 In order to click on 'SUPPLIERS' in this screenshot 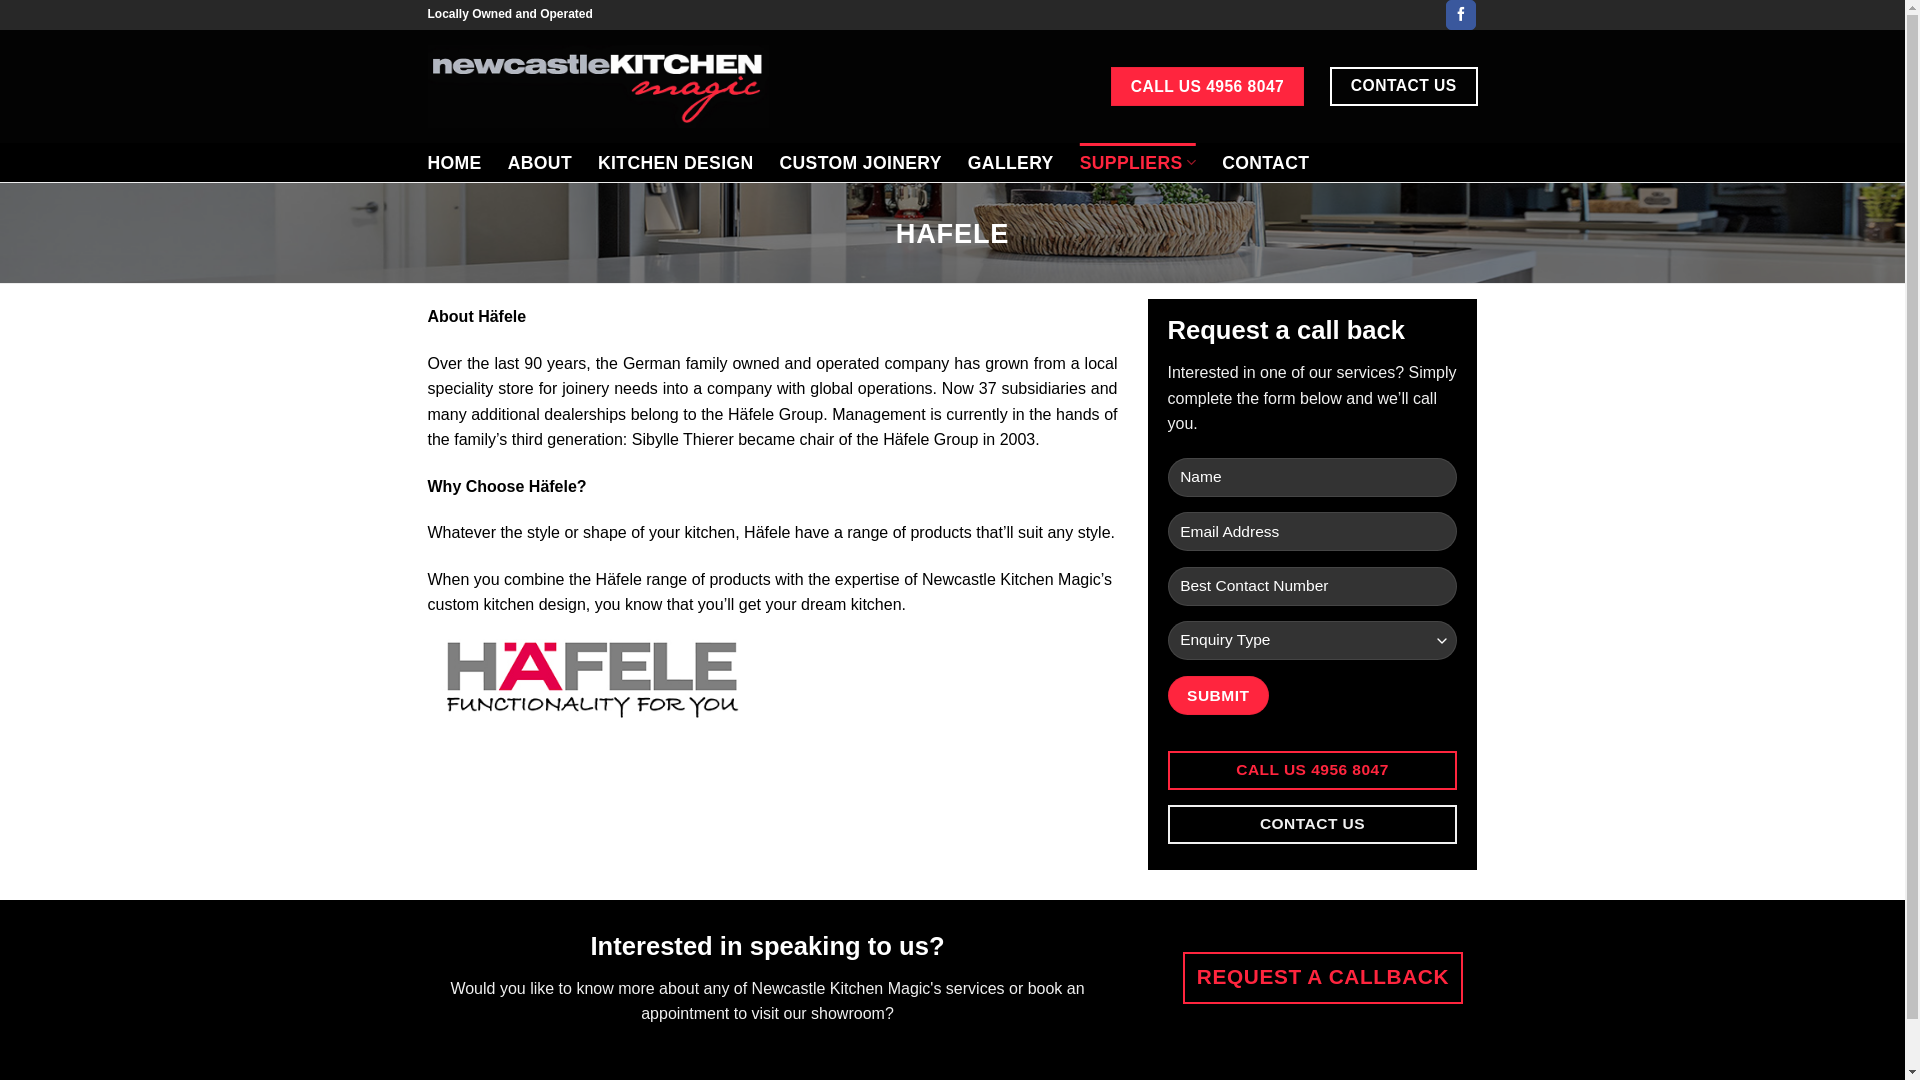, I will do `click(1137, 161)`.